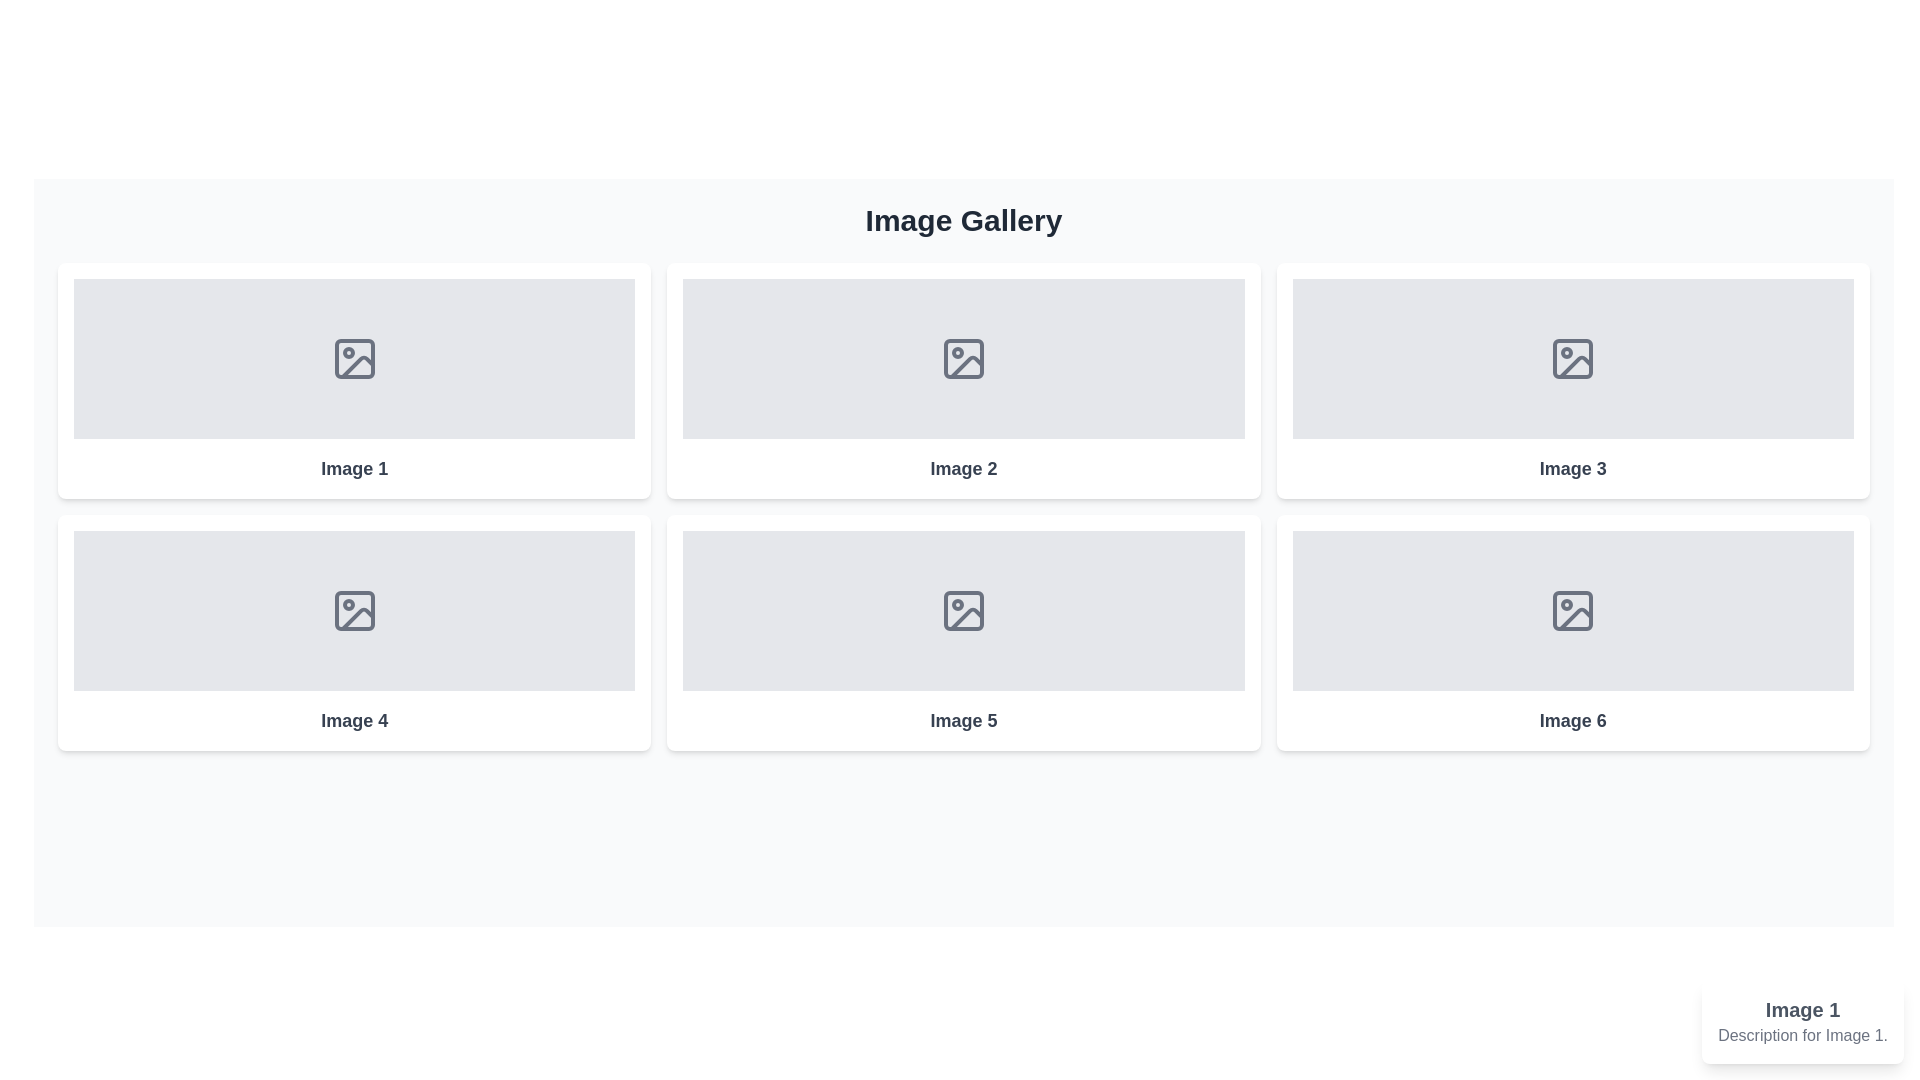 This screenshot has height=1080, width=1920. I want to click on the card representing content (image placeholder) labeled 'Image 4', so click(354, 632).